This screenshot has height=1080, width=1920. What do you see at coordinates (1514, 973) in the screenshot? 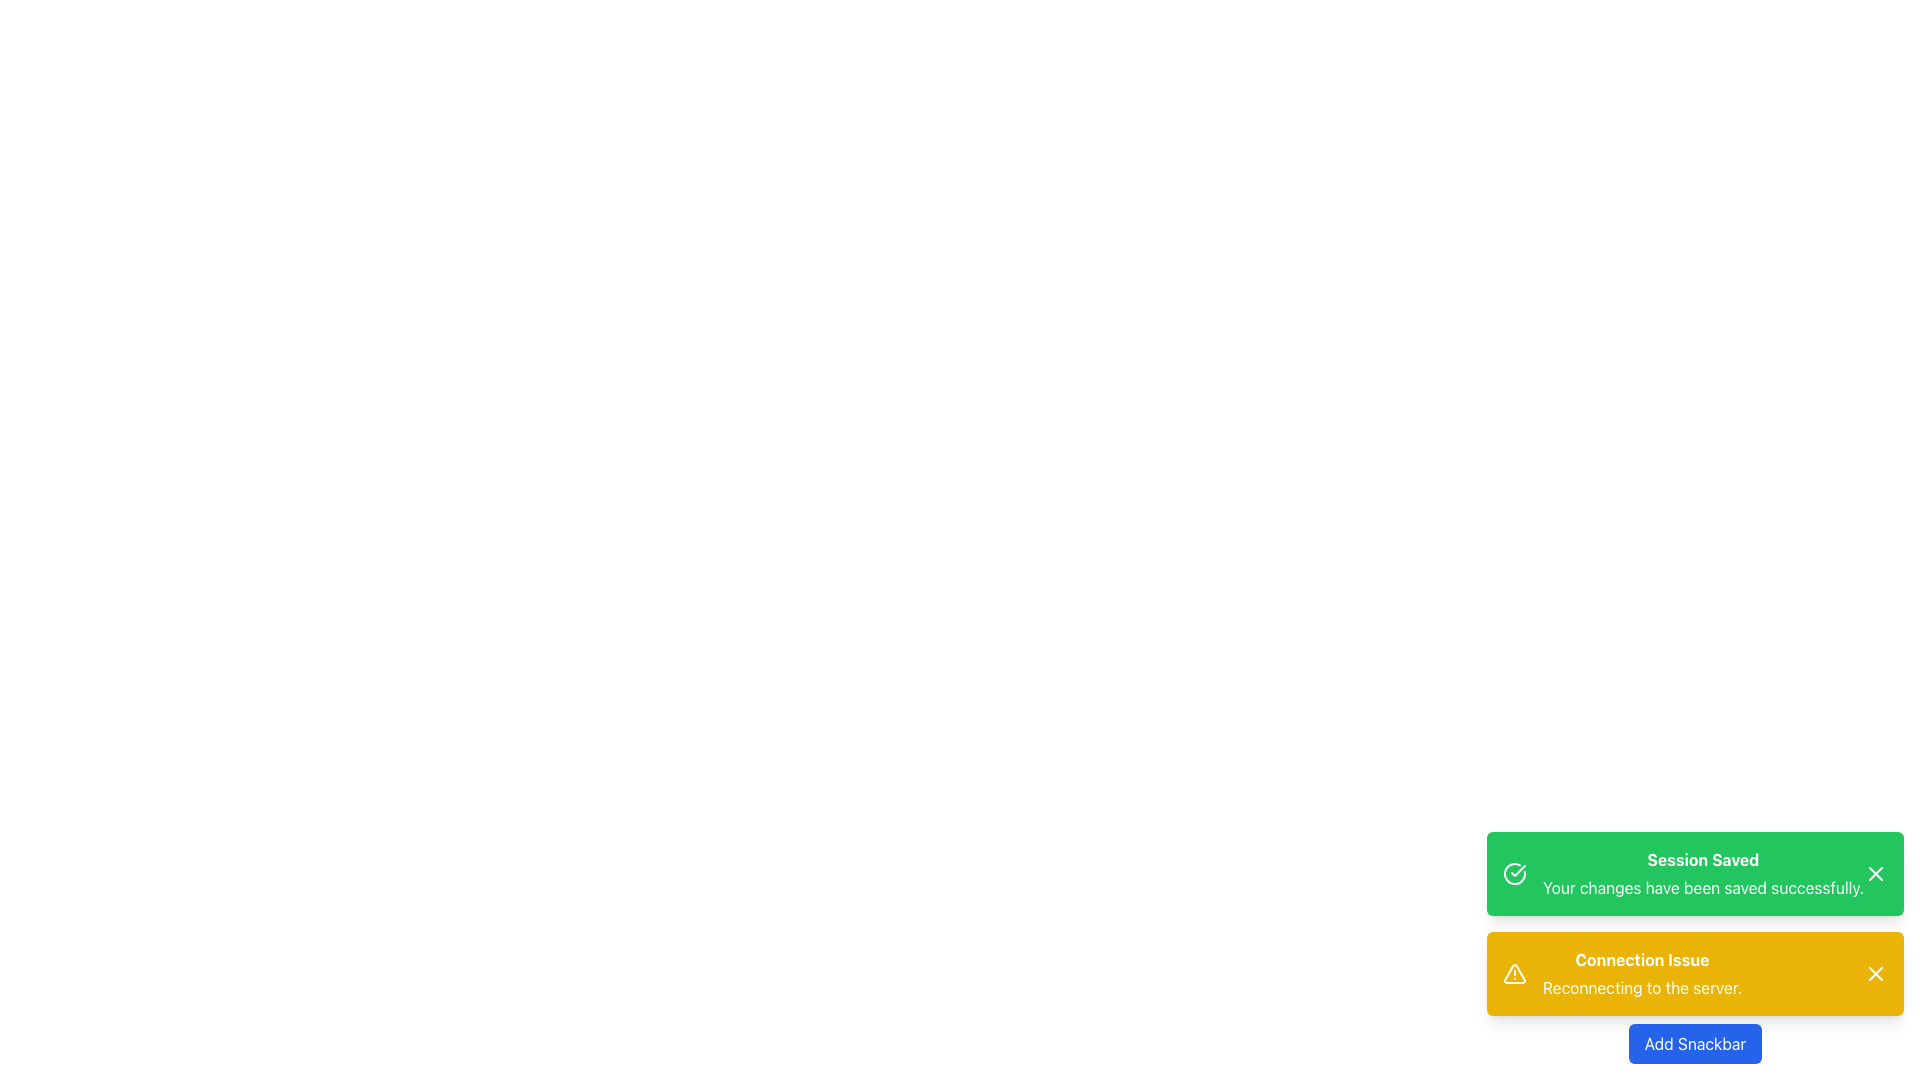
I see `the triangular warning icon with a yellow border and white interior that is part of the 'Connection Issue' notification box` at bounding box center [1514, 973].